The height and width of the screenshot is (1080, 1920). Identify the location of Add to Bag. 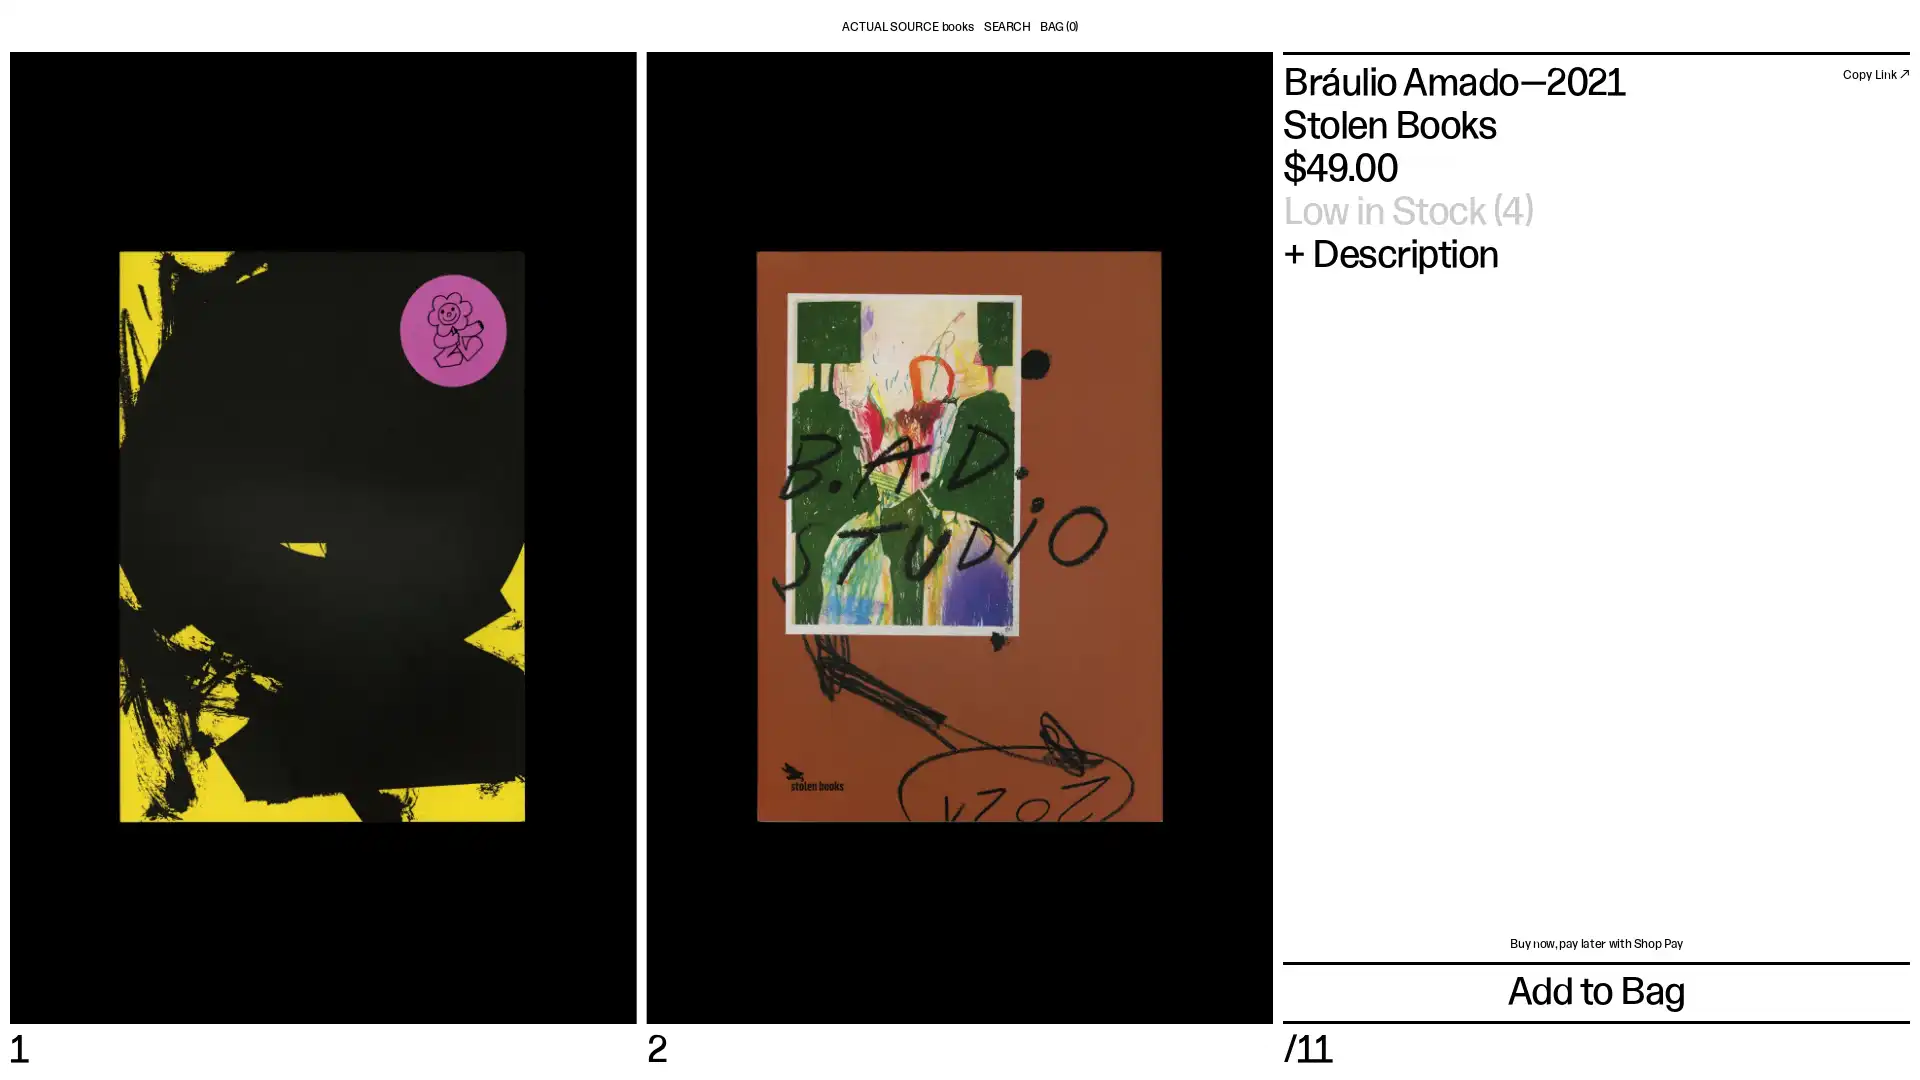
(1595, 992).